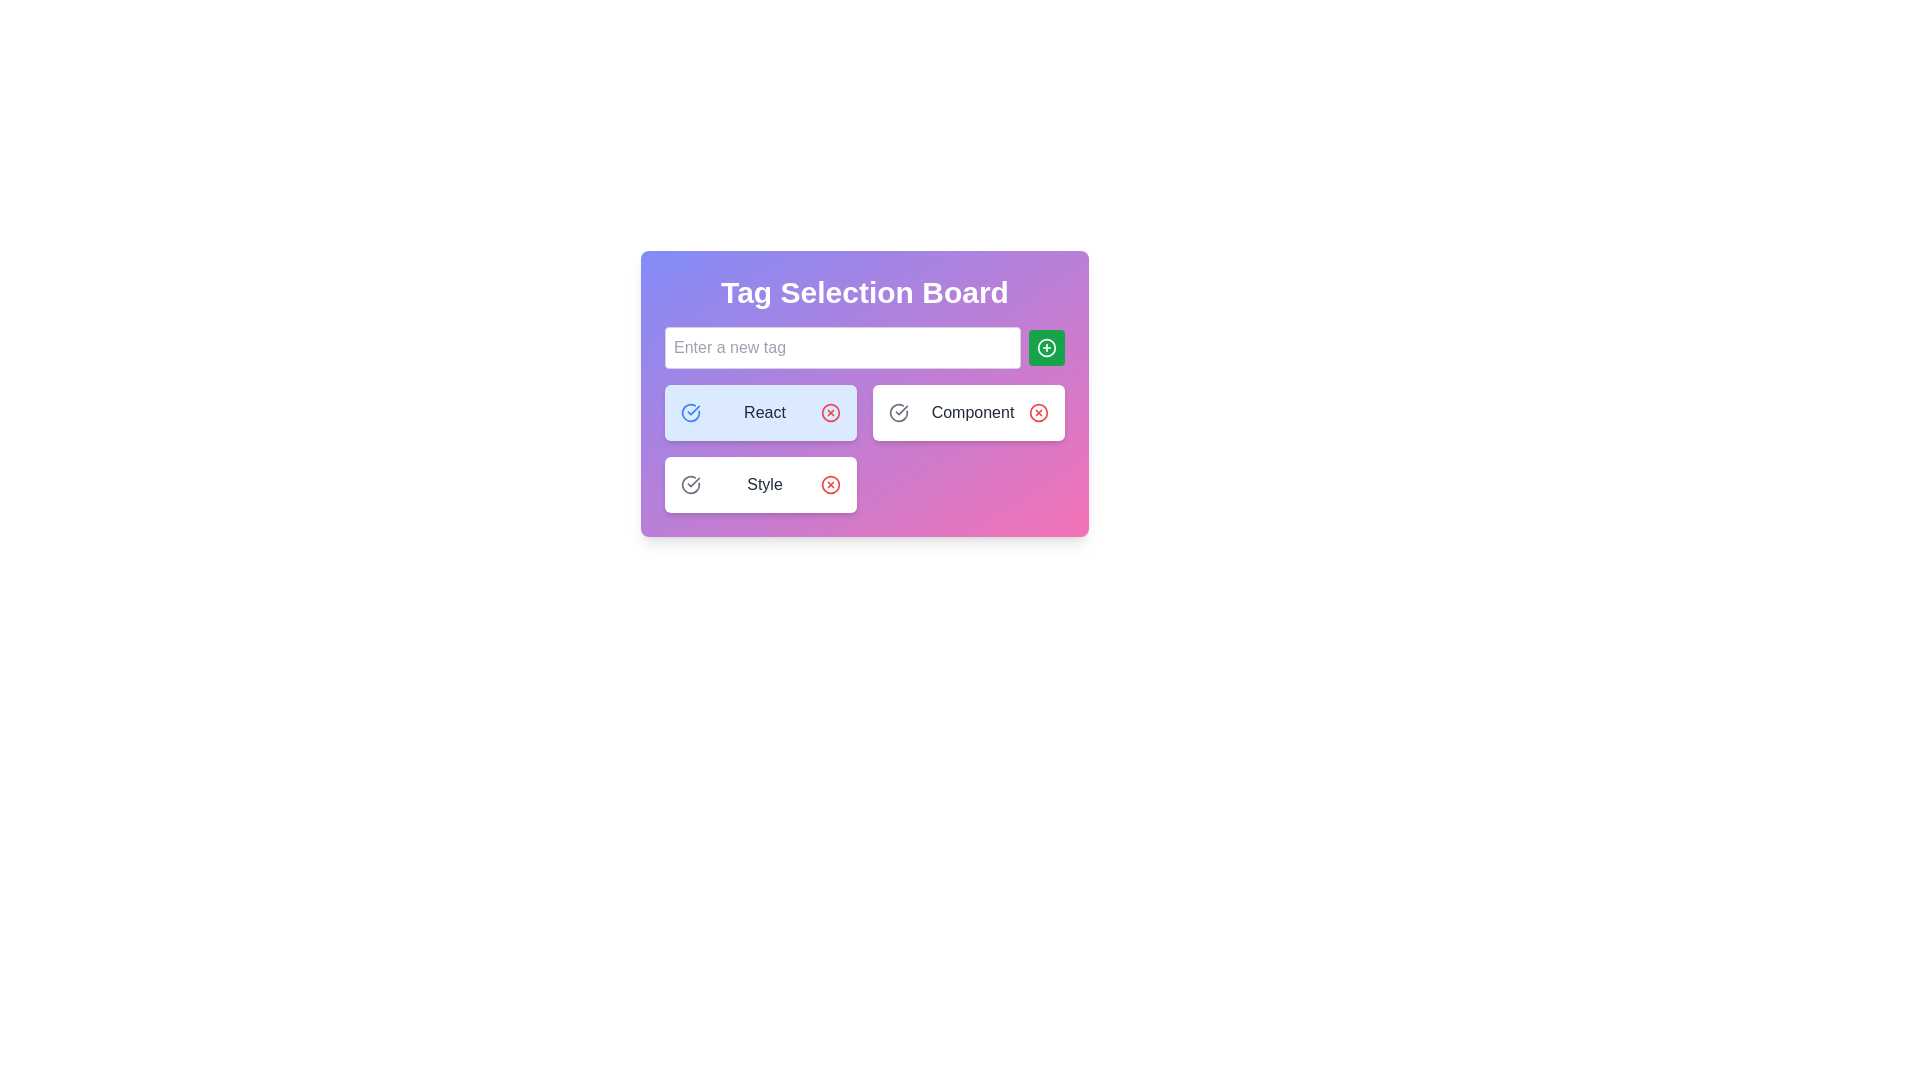  I want to click on the compact circular green button with a white plus icon, located to the right of the 'Enter a new tag.' text input field, so click(1045, 346).